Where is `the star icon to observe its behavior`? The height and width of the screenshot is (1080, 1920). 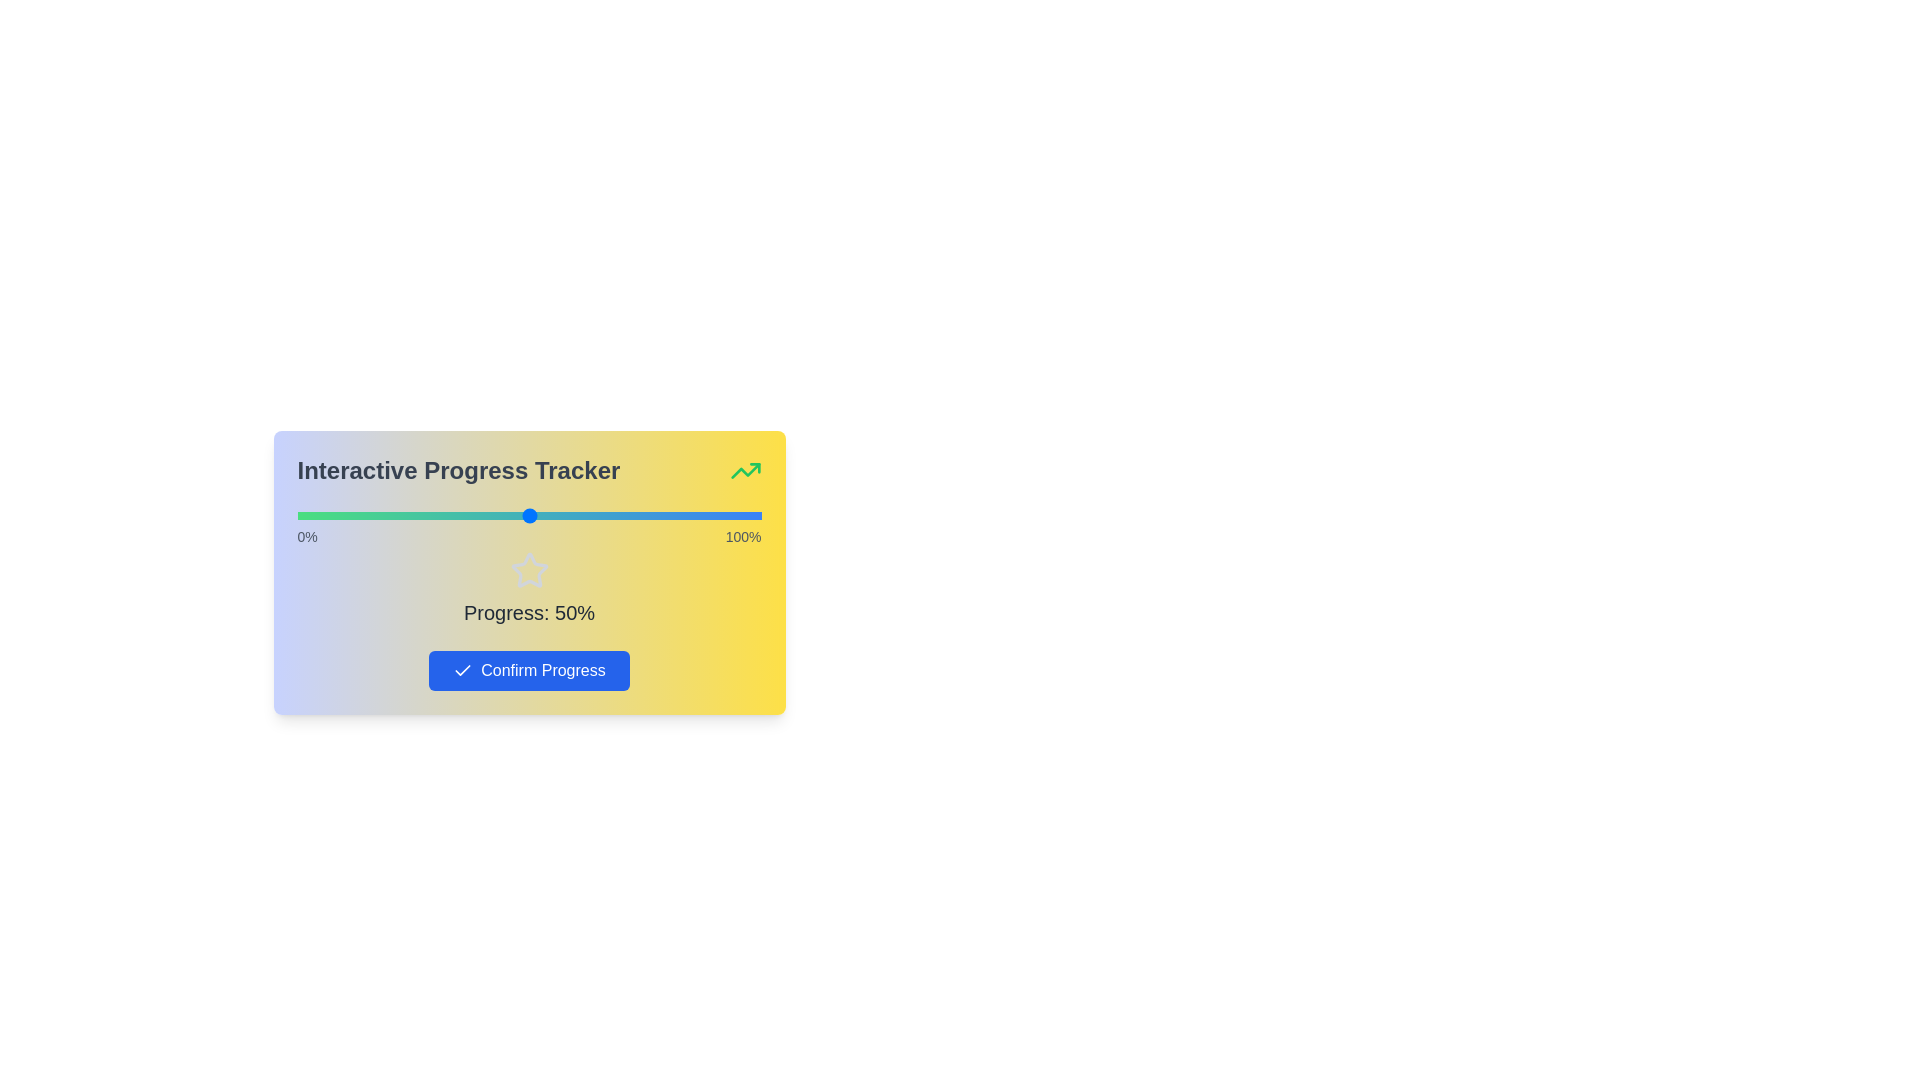 the star icon to observe its behavior is located at coordinates (529, 570).